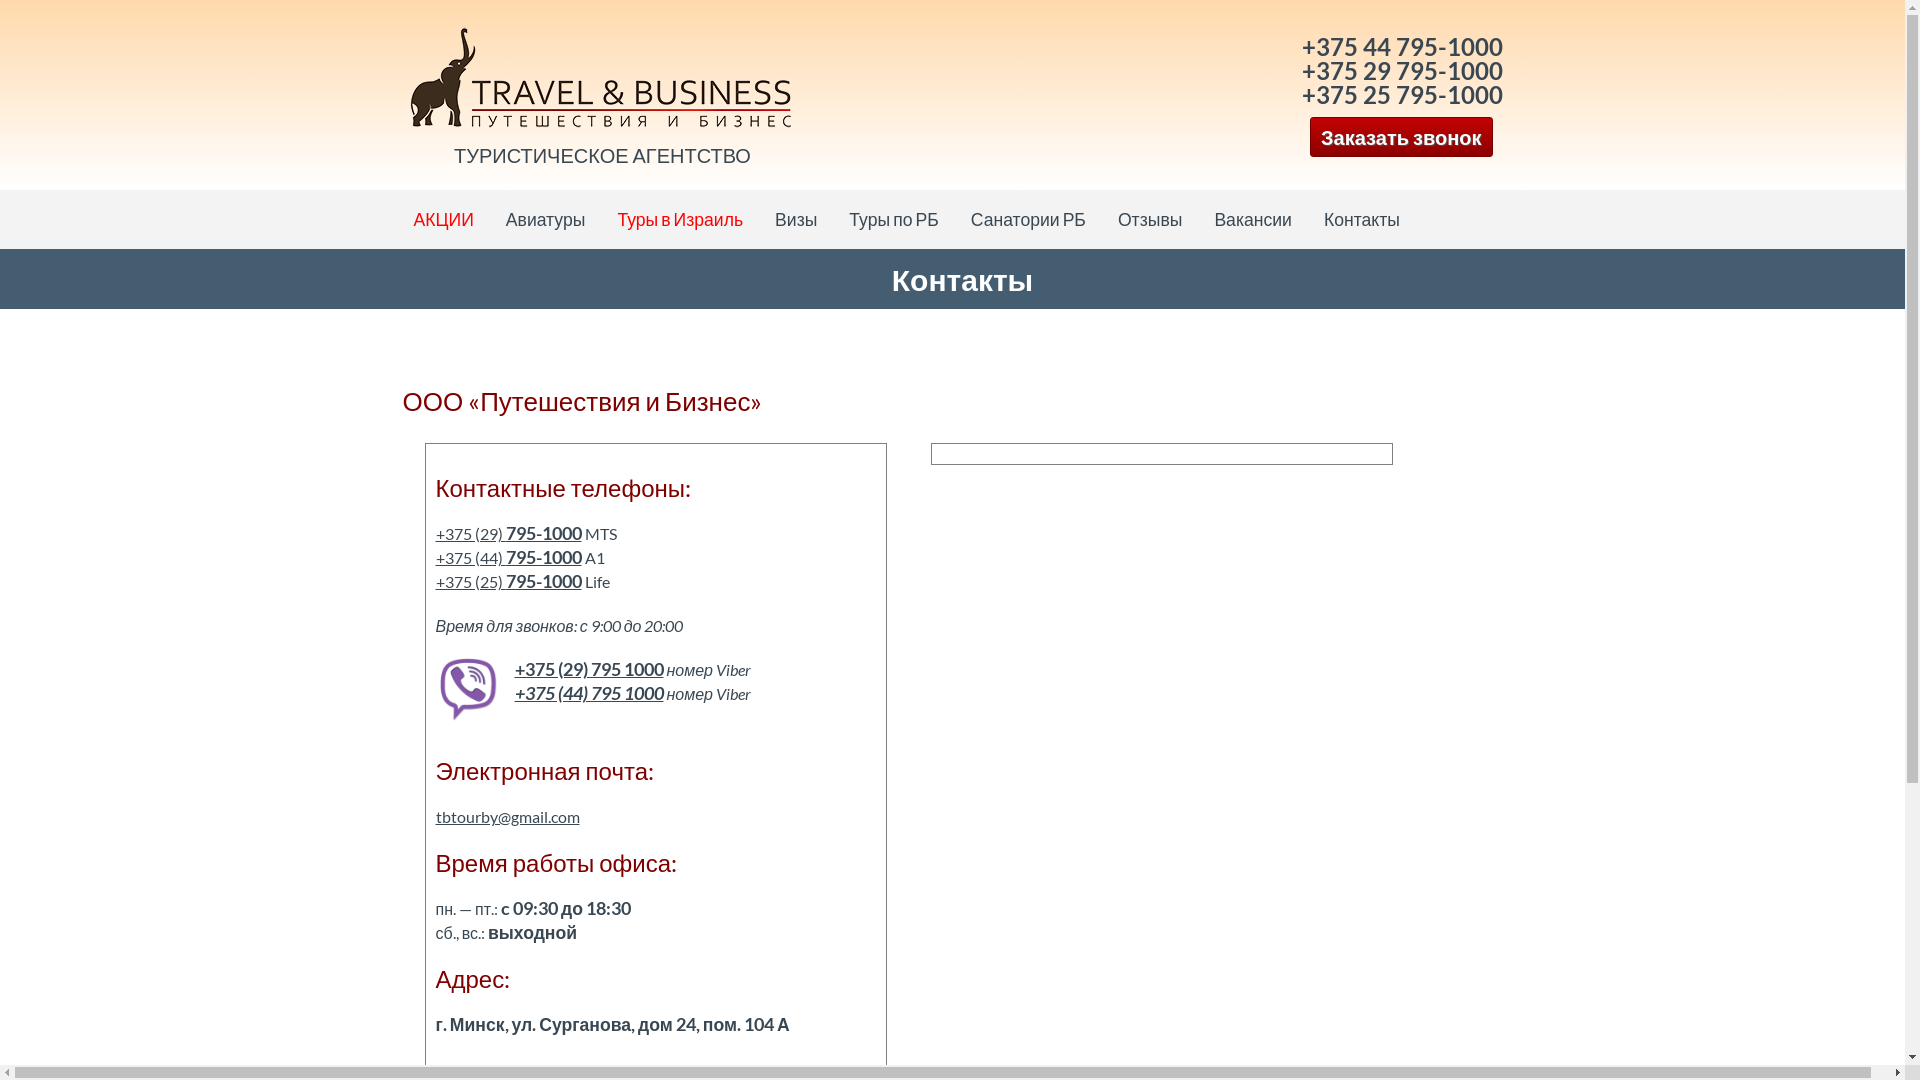 The image size is (1920, 1080). Describe the element at coordinates (508, 532) in the screenshot. I see `'+375 (29) 795-1000'` at that location.